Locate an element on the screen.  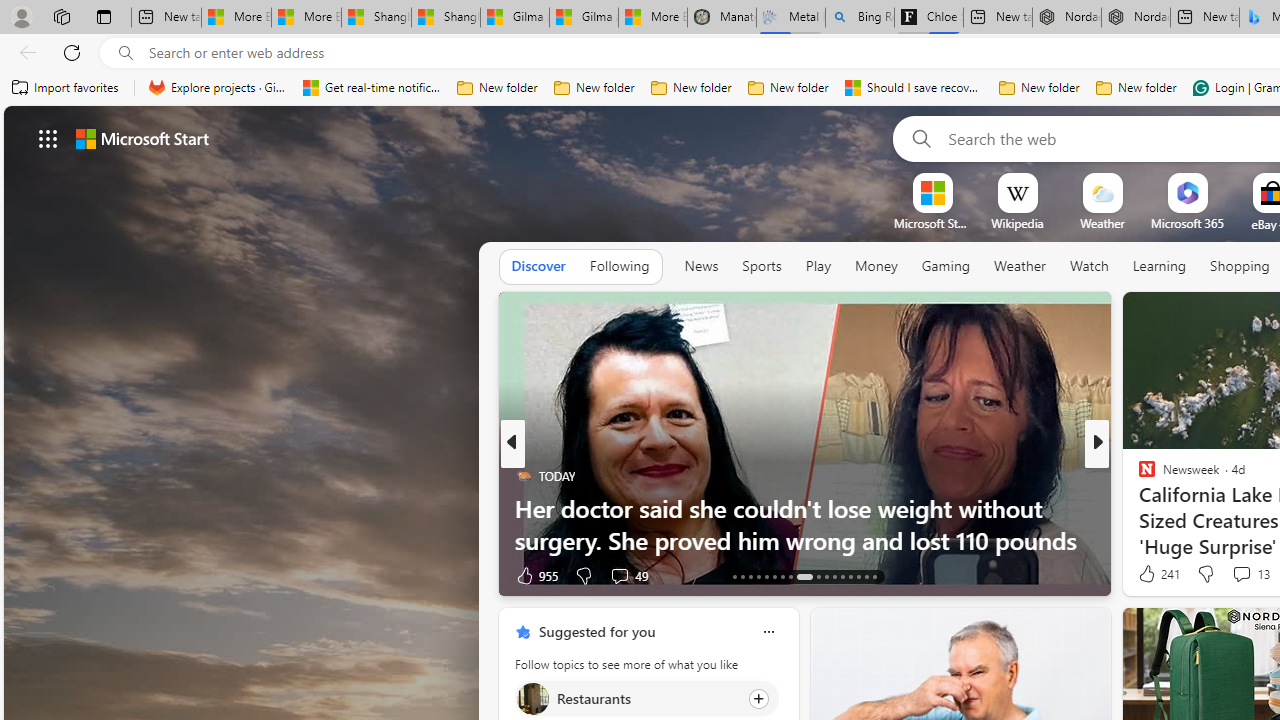
'Import favorites' is located at coordinates (65, 87).